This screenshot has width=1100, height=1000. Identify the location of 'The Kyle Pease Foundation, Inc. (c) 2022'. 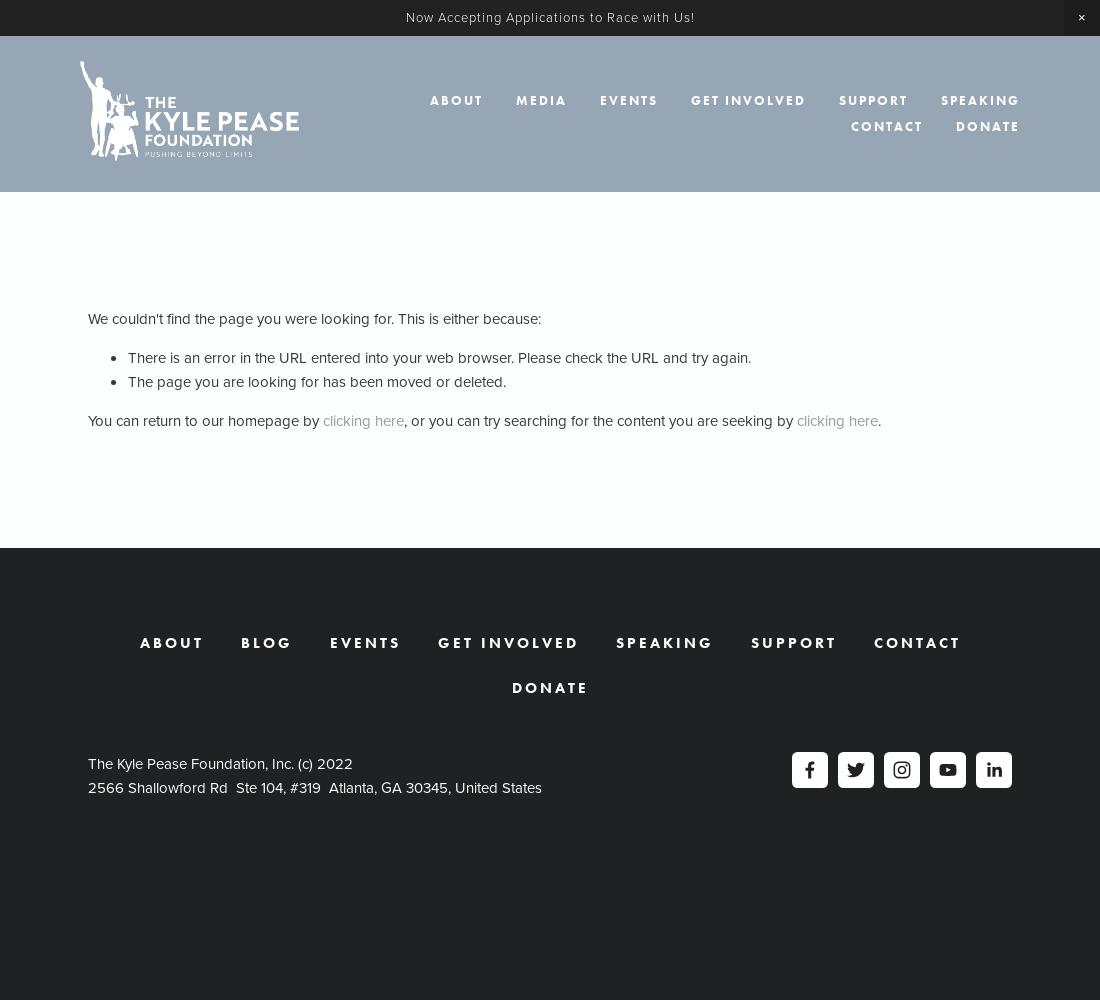
(88, 764).